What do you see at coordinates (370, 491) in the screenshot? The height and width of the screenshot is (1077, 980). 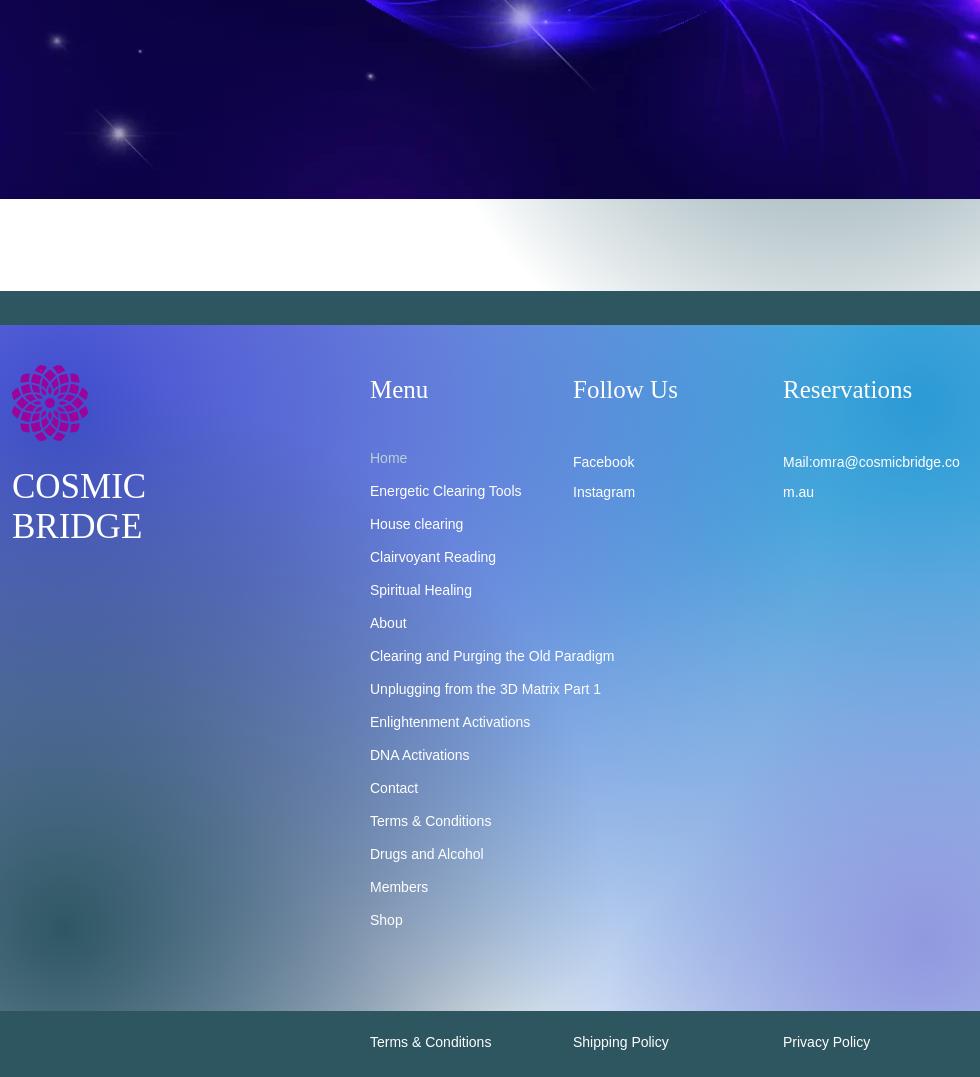 I see `'Energetic Clearing Tools'` at bounding box center [370, 491].